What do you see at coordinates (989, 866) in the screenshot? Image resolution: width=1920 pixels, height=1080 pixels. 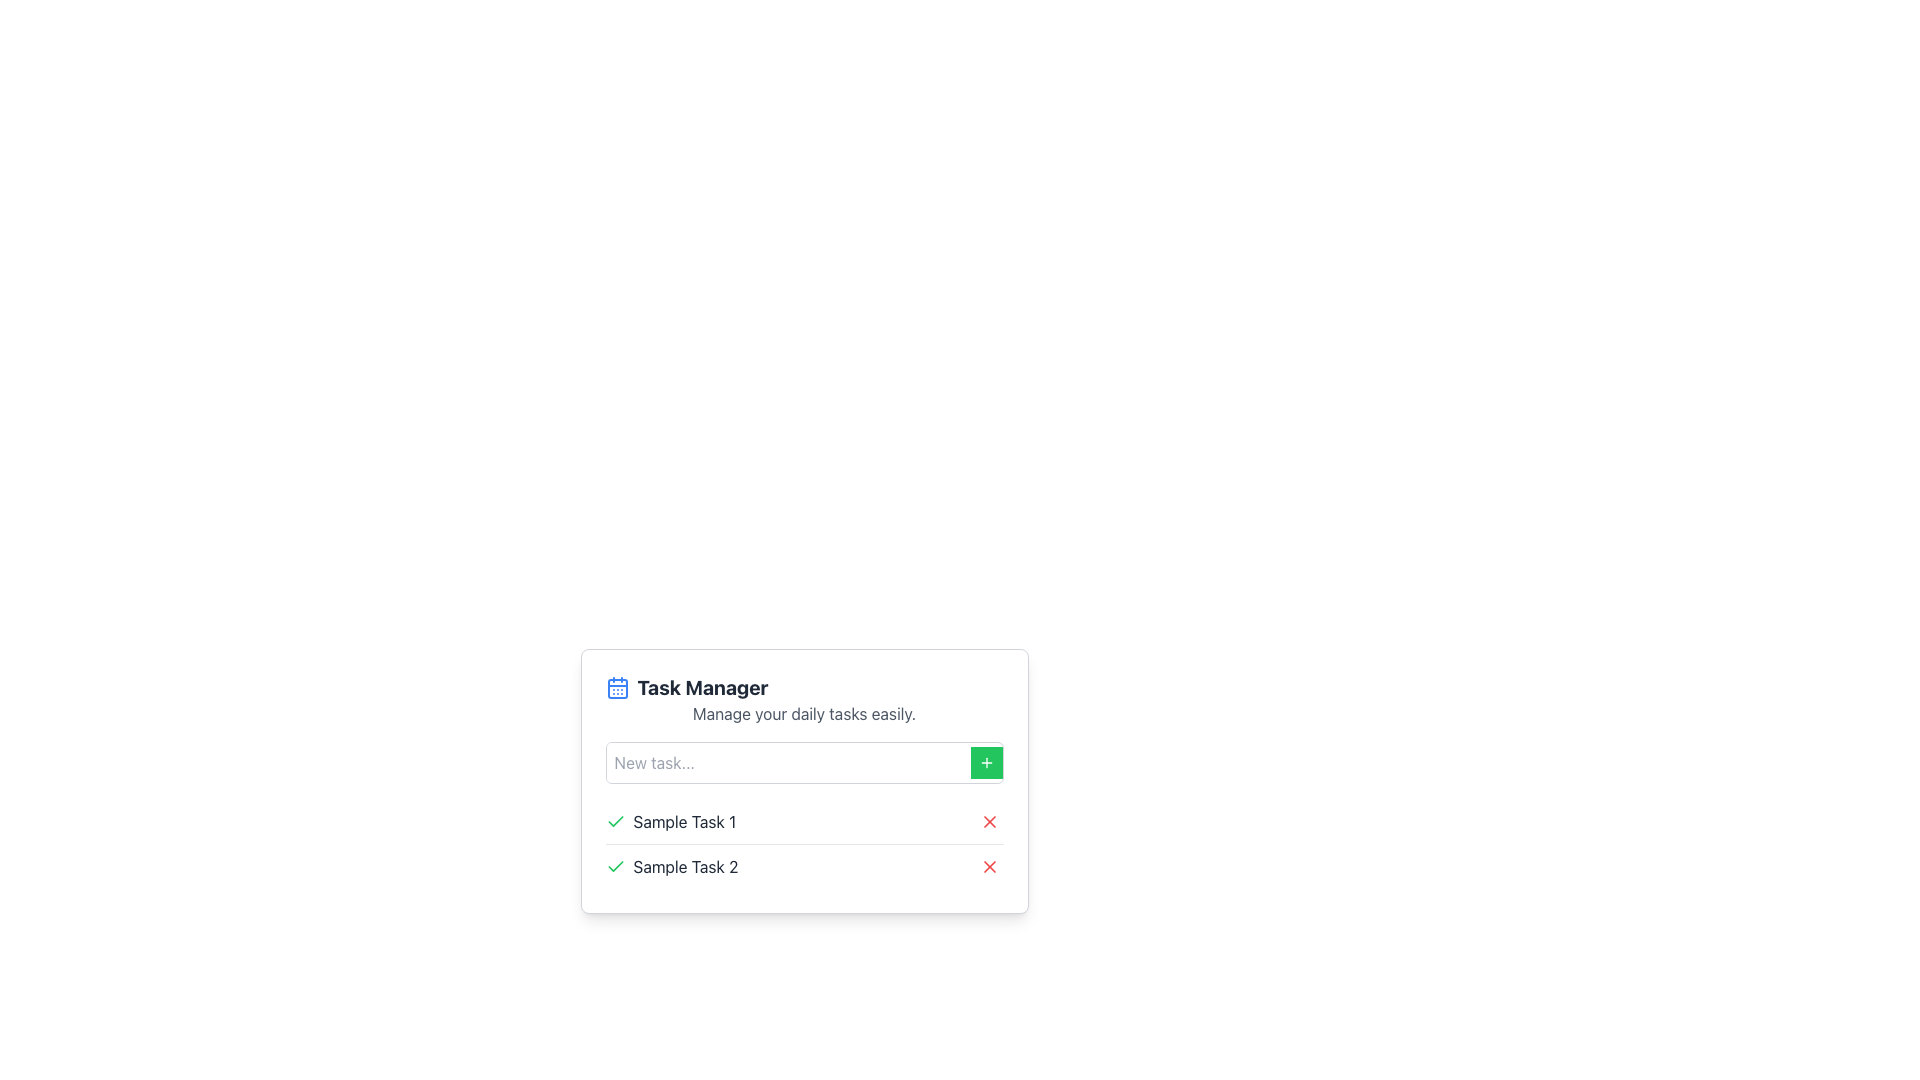 I see `the delete icon located at the far right of the row displaying the task 'Sample Task 2'` at bounding box center [989, 866].